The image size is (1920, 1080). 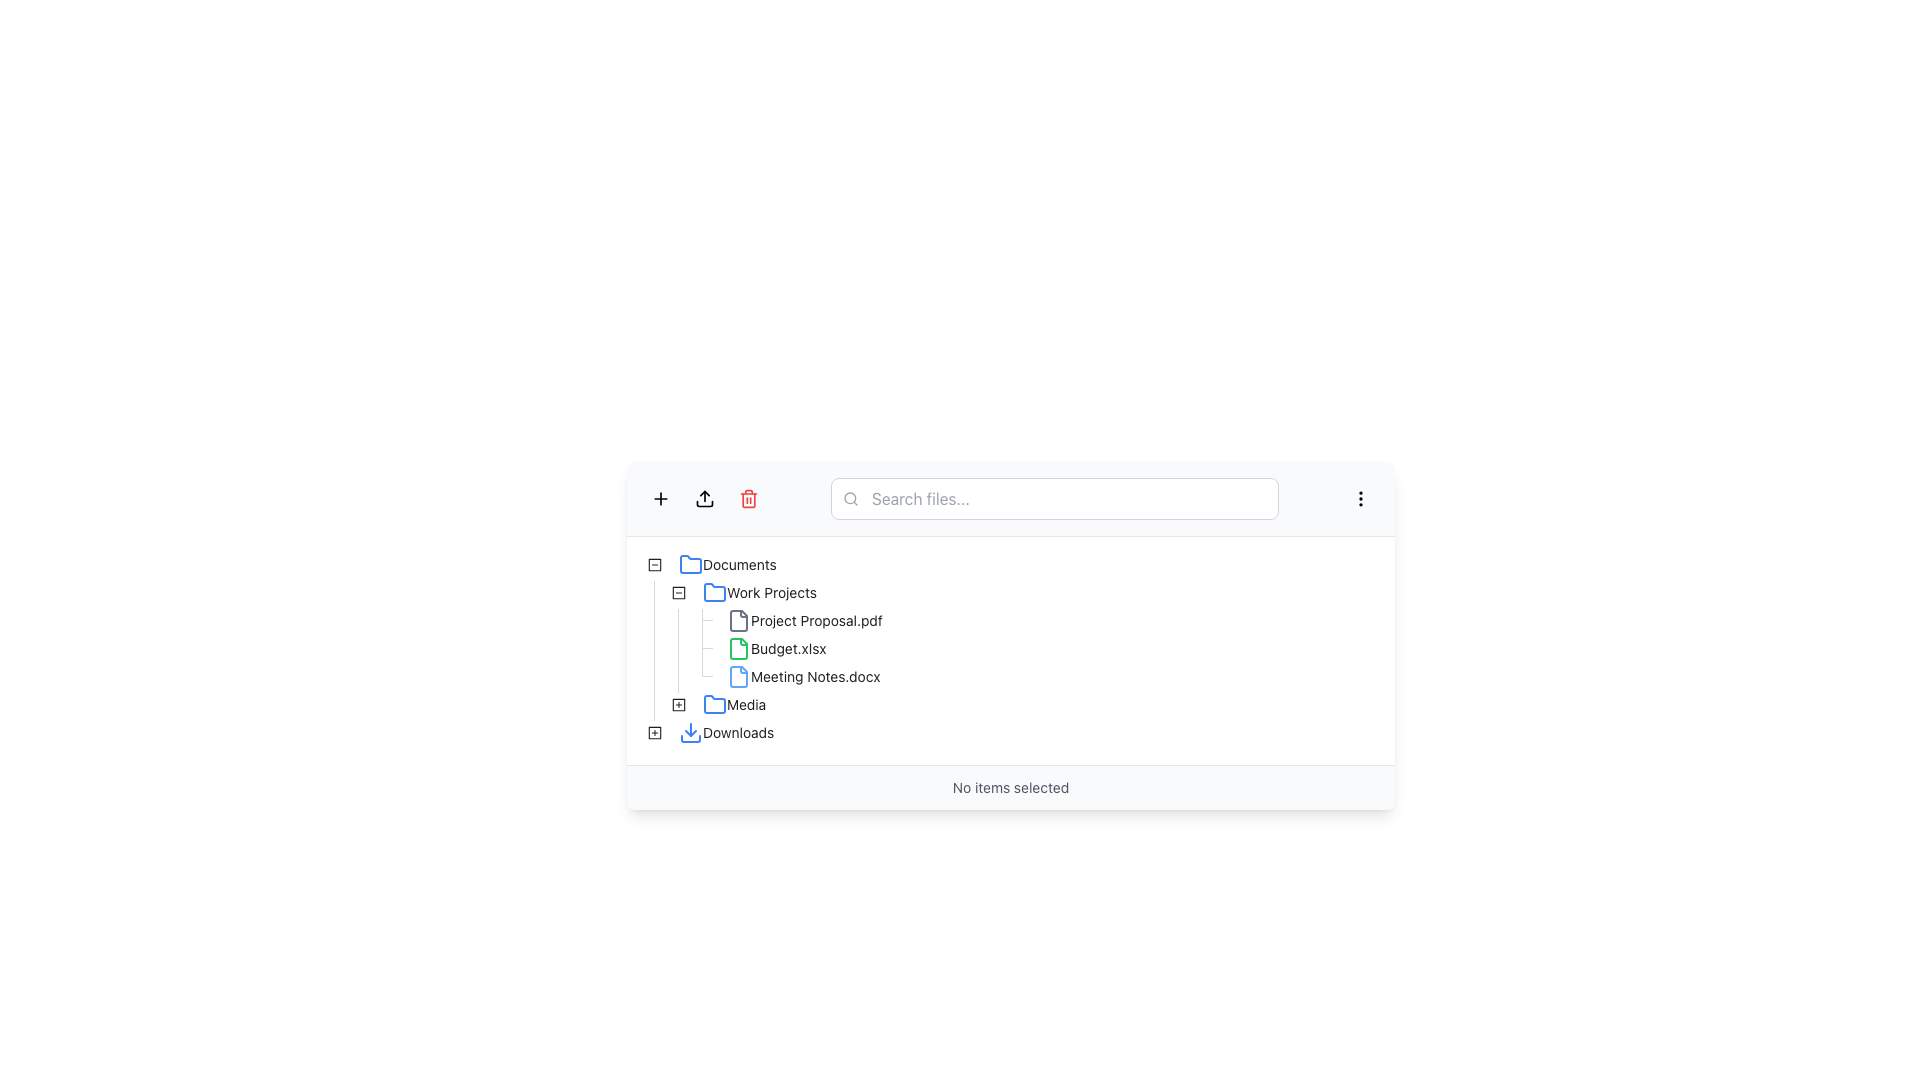 I want to click on the indentation marker located to the left of the 'Meeting Notes.docx' entry in the file tree layout, so click(x=667, y=676).